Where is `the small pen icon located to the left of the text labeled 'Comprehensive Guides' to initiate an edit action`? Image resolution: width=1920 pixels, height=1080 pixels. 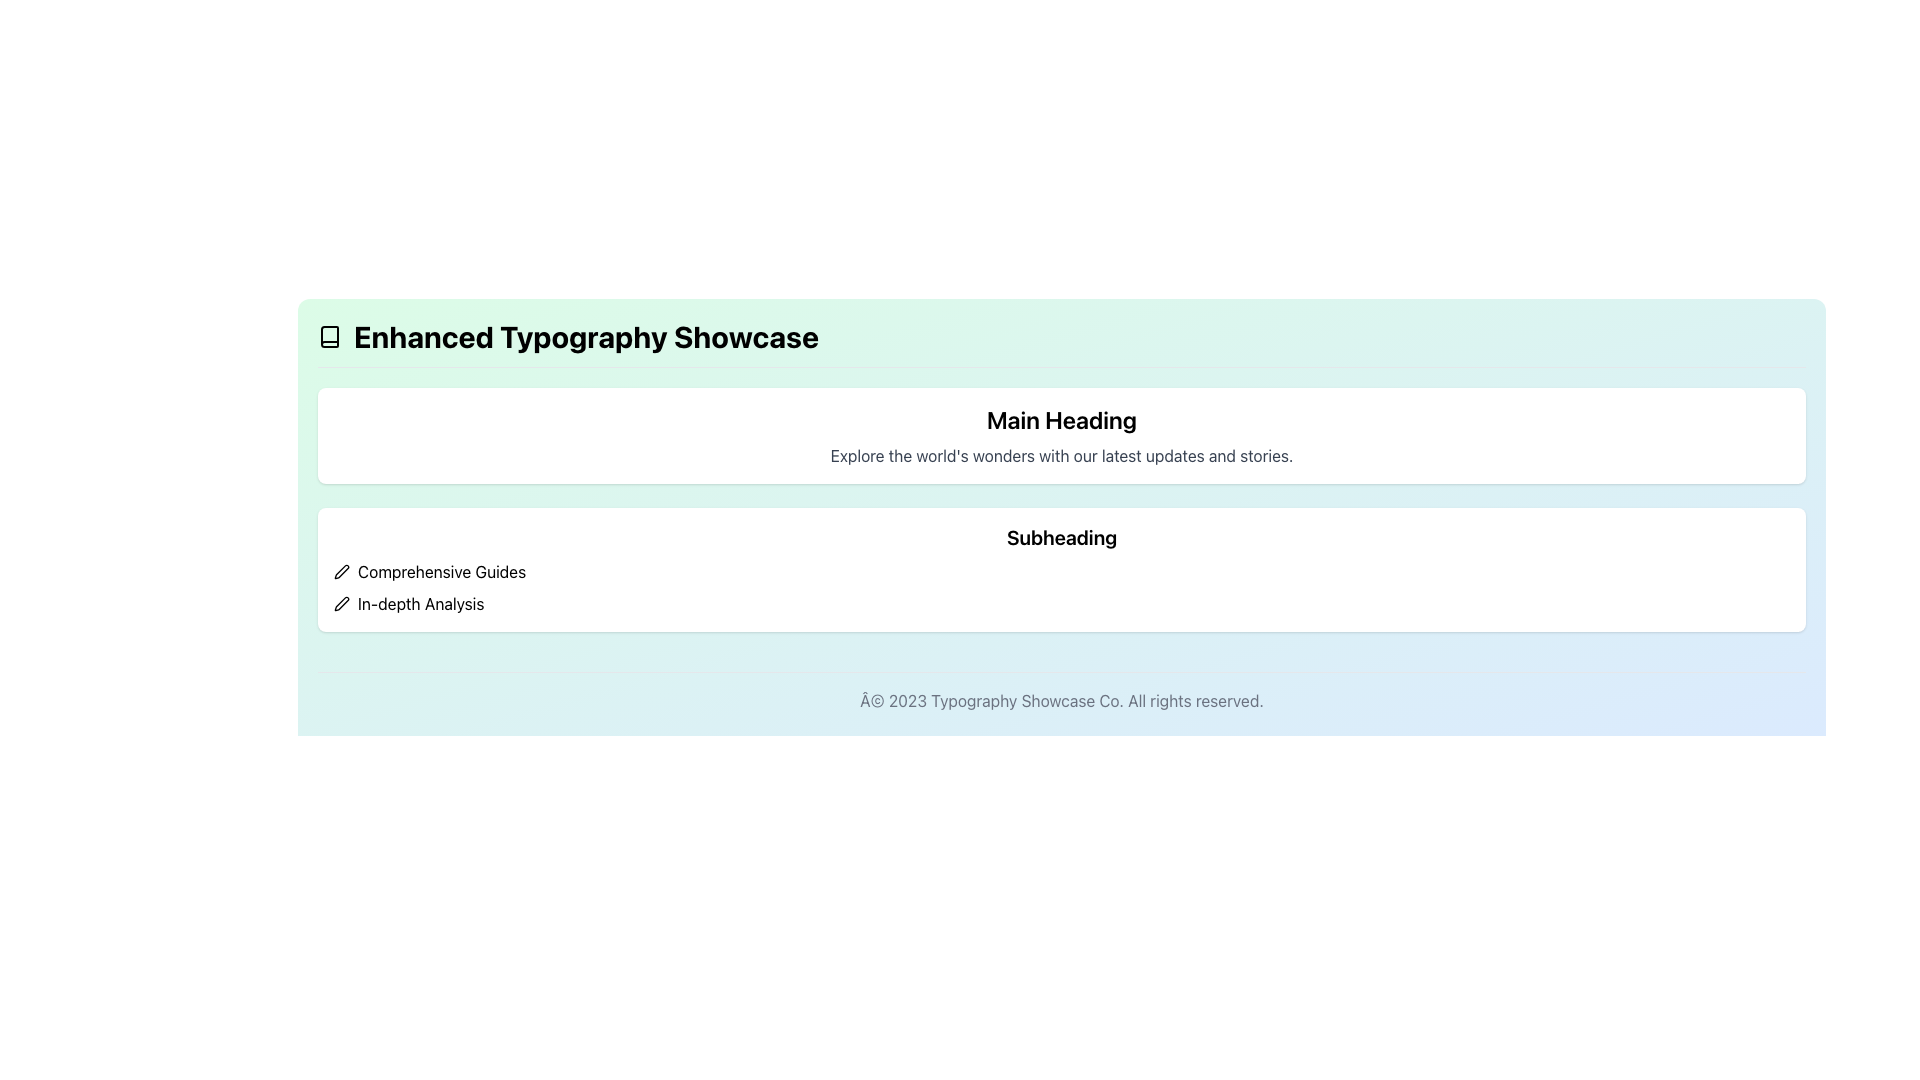
the small pen icon located to the left of the text labeled 'Comprehensive Guides' to initiate an edit action is located at coordinates (341, 571).